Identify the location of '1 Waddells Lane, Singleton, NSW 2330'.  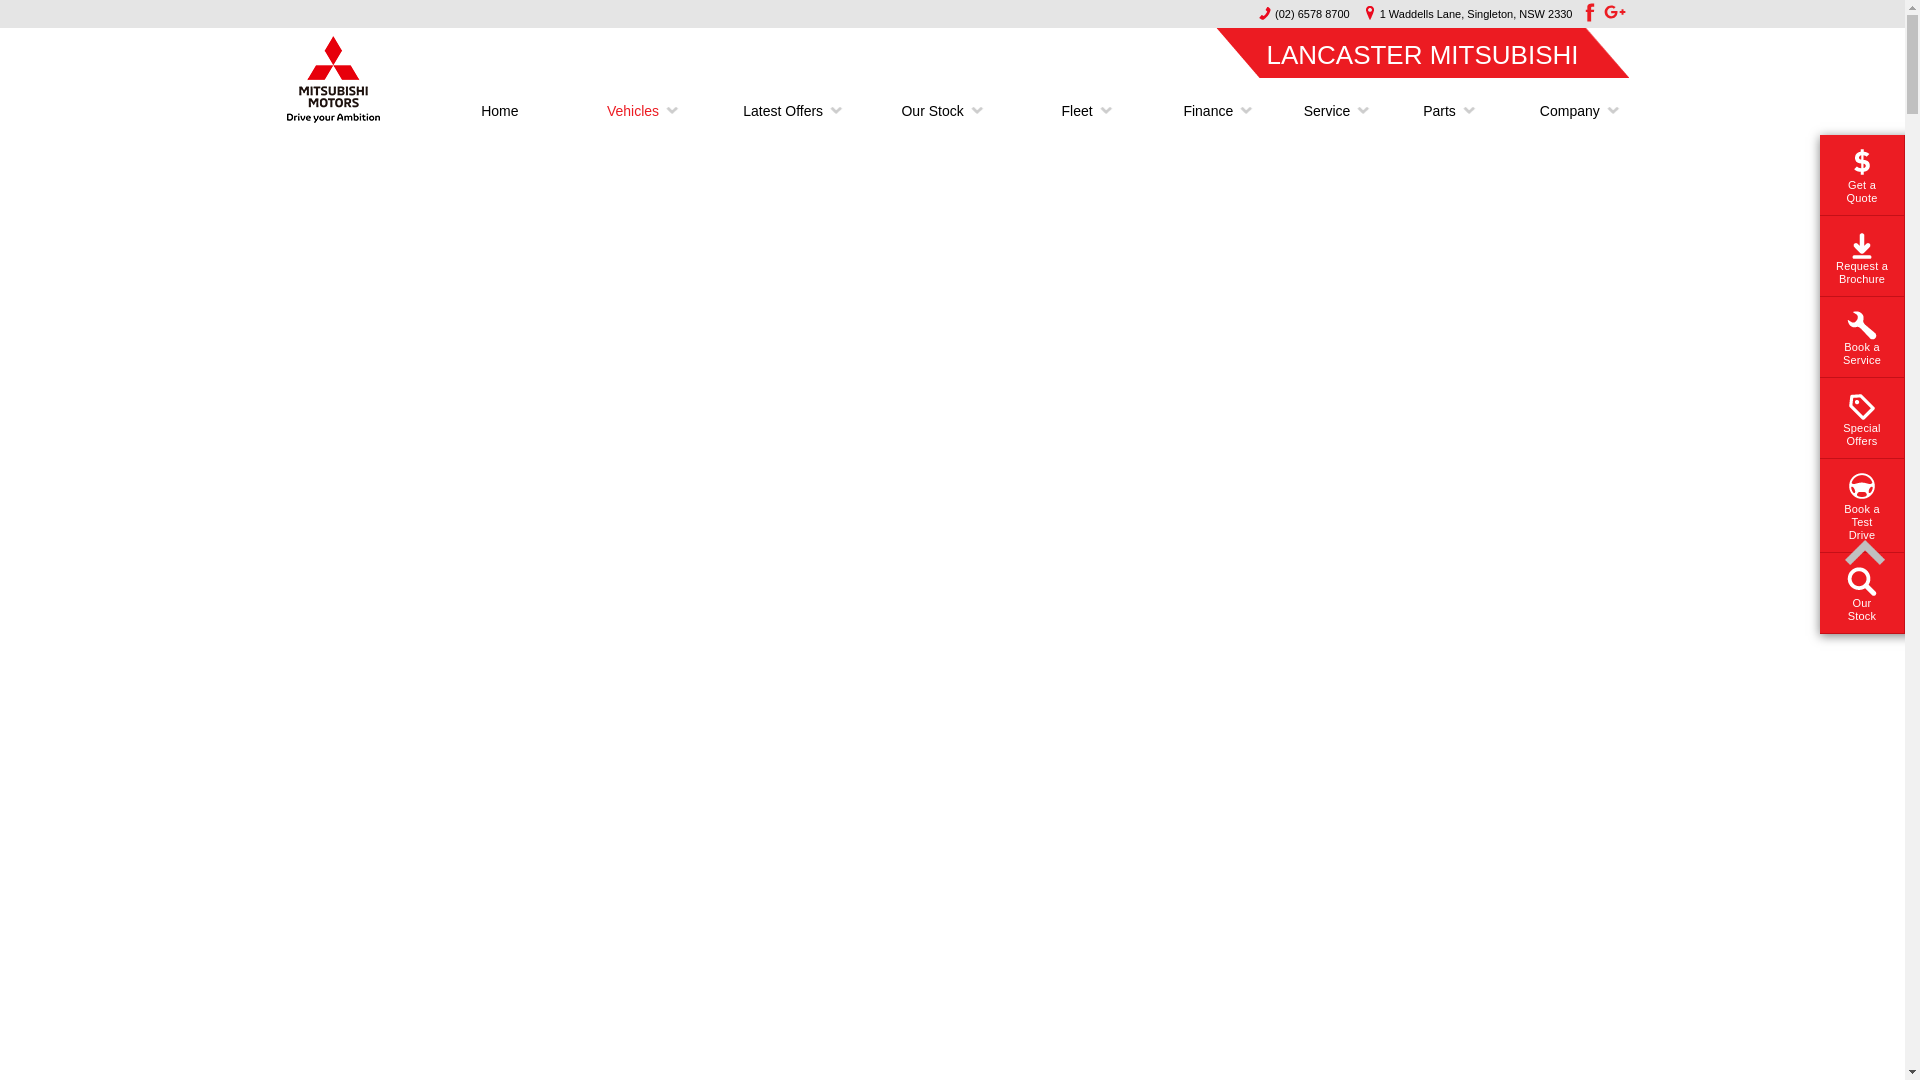
(1464, 14).